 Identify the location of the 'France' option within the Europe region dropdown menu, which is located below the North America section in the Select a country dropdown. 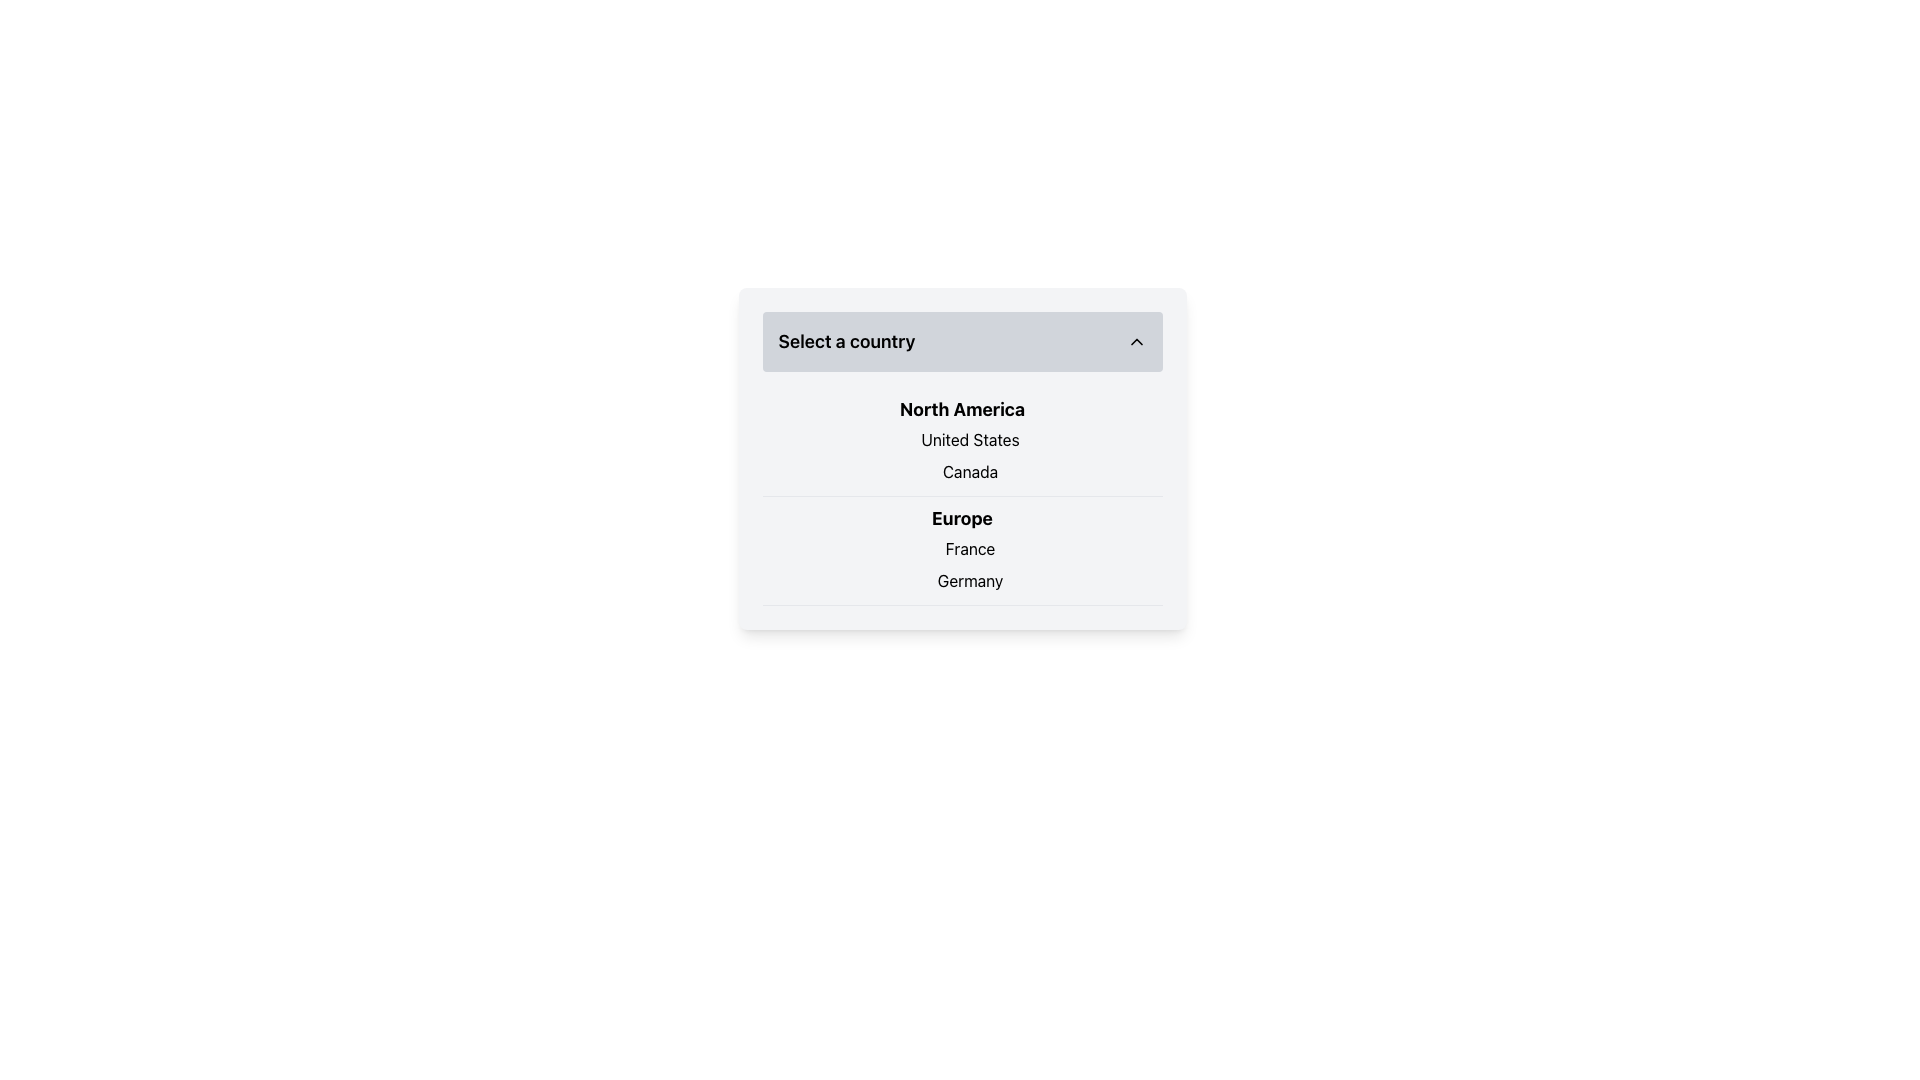
(962, 551).